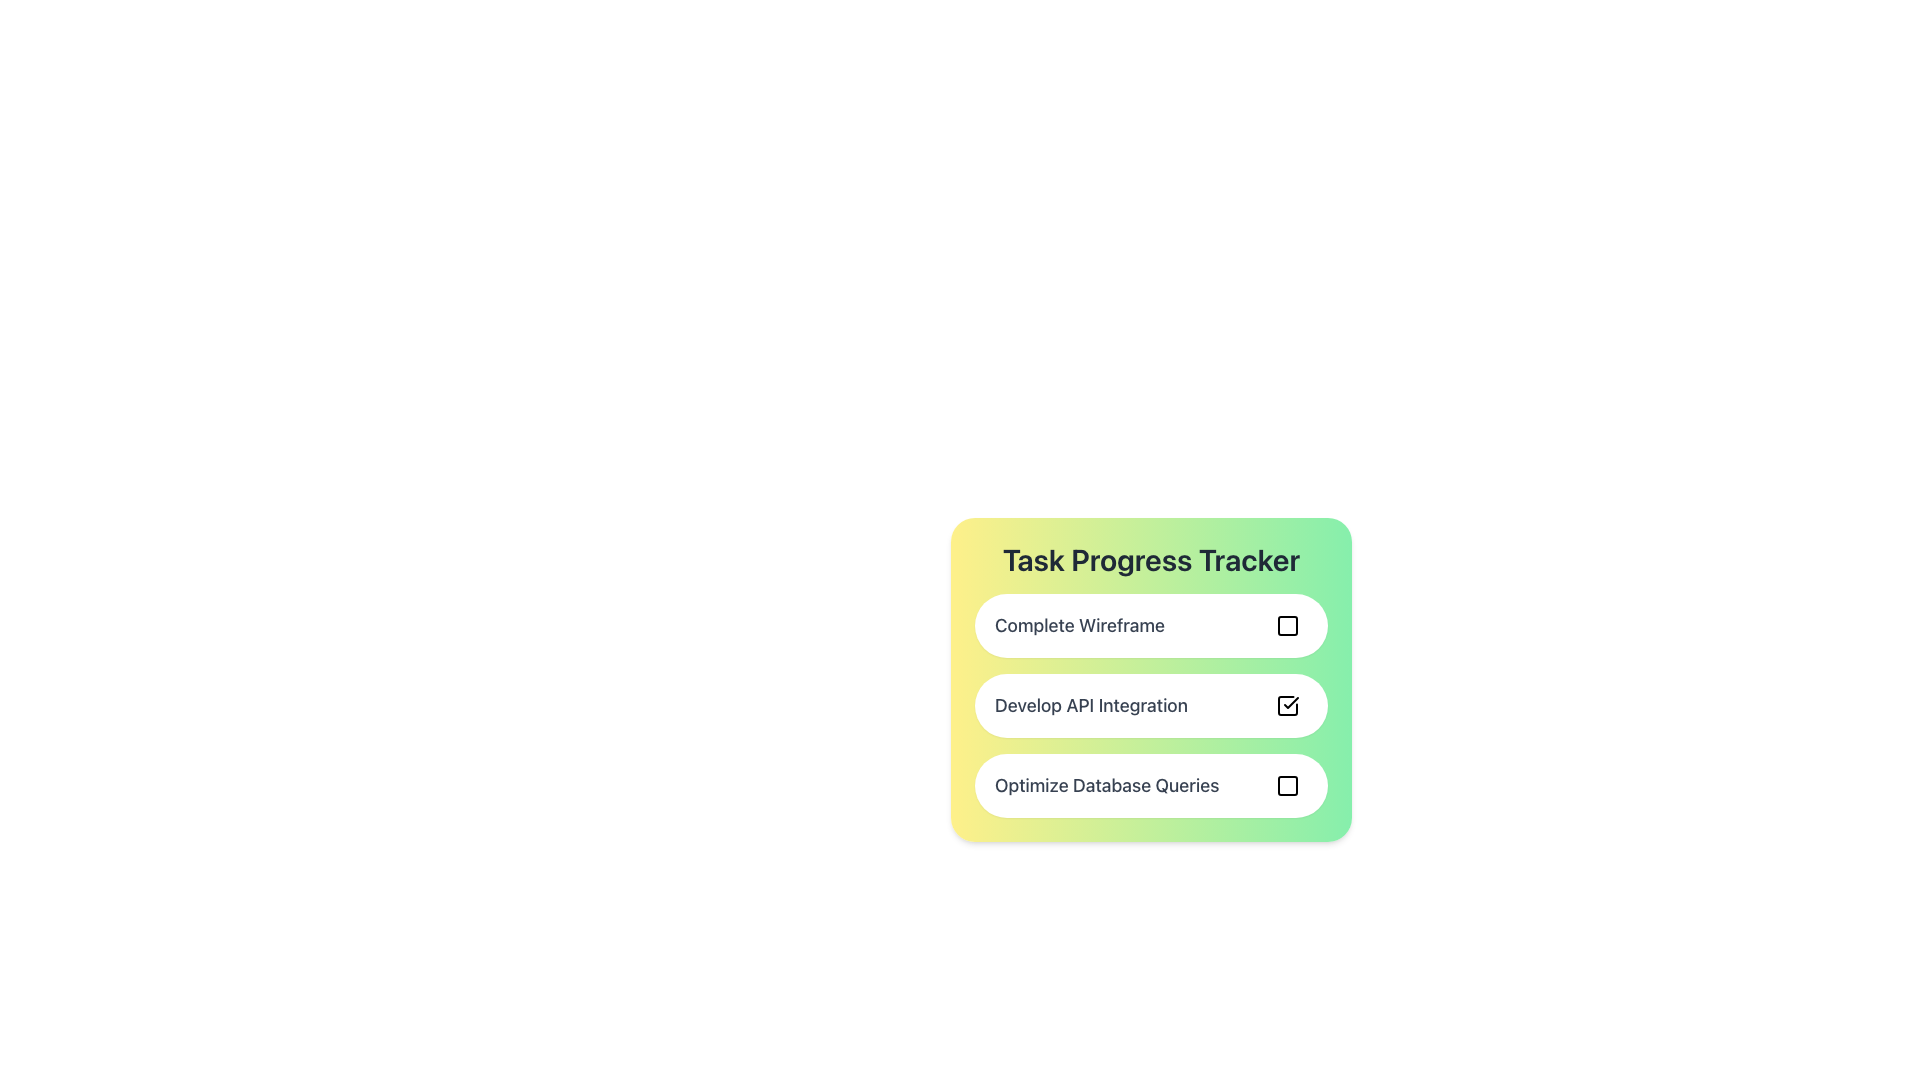 The height and width of the screenshot is (1080, 1920). I want to click on the text label that says 'Develop API Integration' which is styled in a medium-sized gray font and is part of a task tracker interface, so click(1090, 704).